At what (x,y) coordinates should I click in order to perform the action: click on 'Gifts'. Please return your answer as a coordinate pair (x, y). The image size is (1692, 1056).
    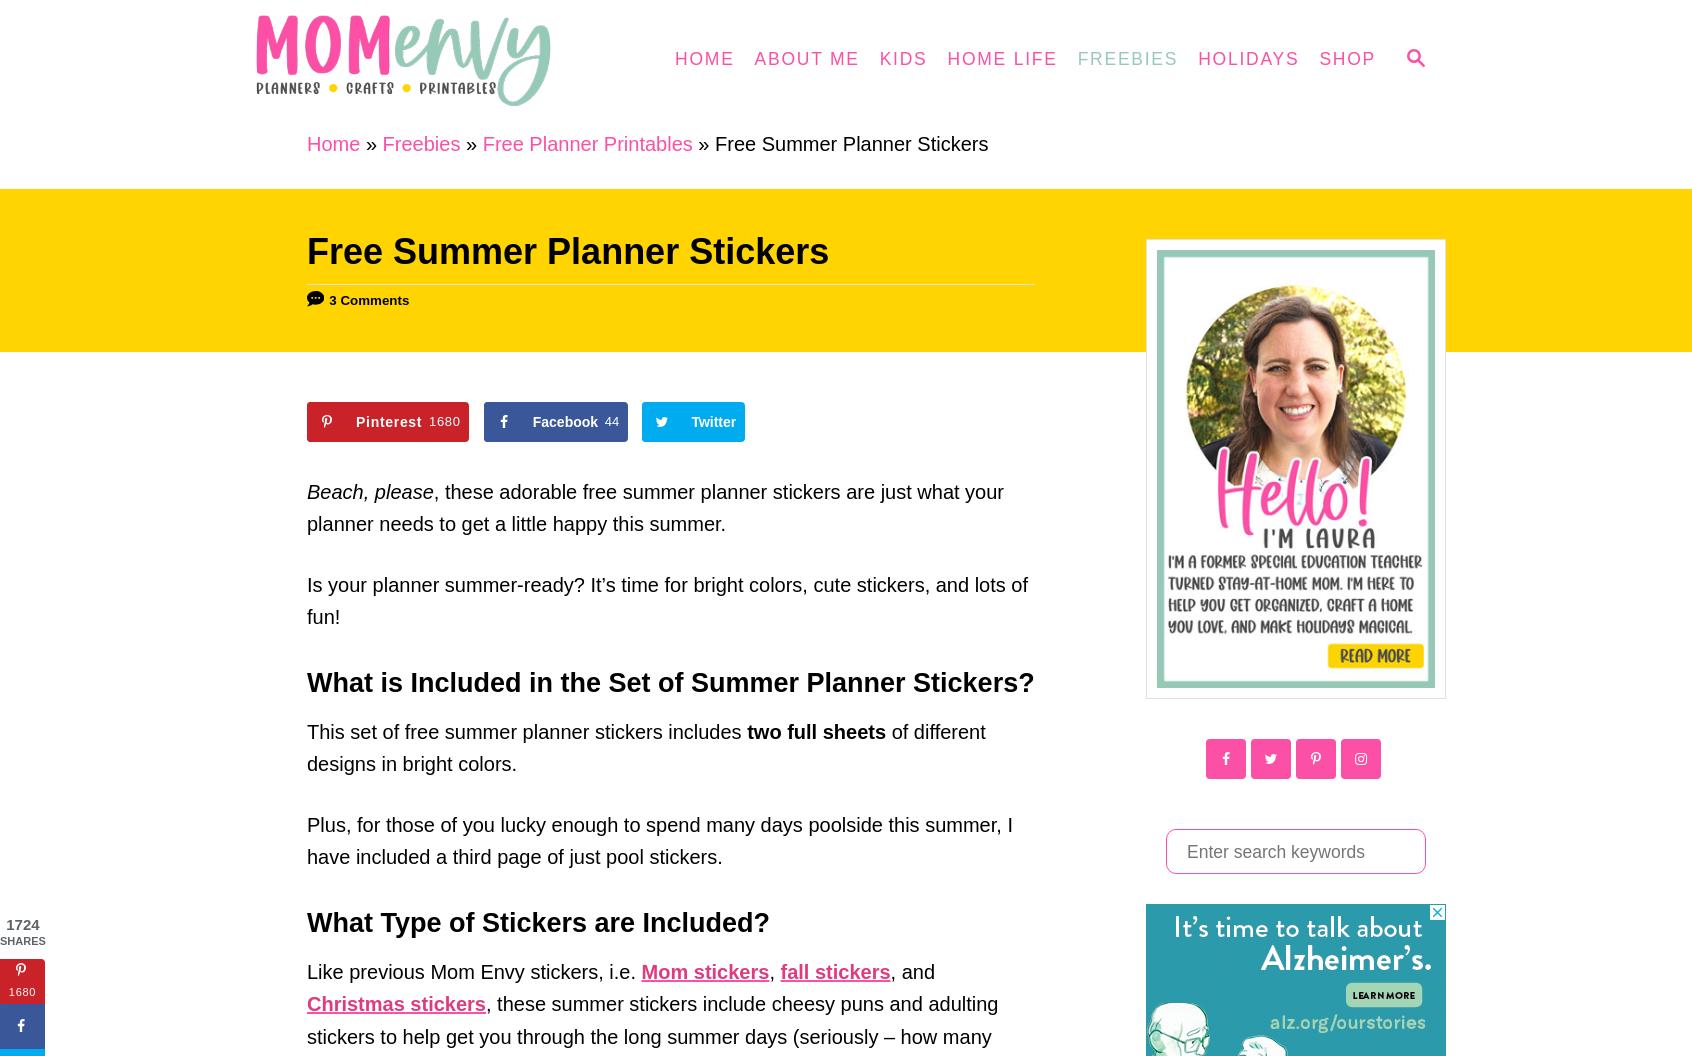
    Looking at the image, I should click on (870, 270).